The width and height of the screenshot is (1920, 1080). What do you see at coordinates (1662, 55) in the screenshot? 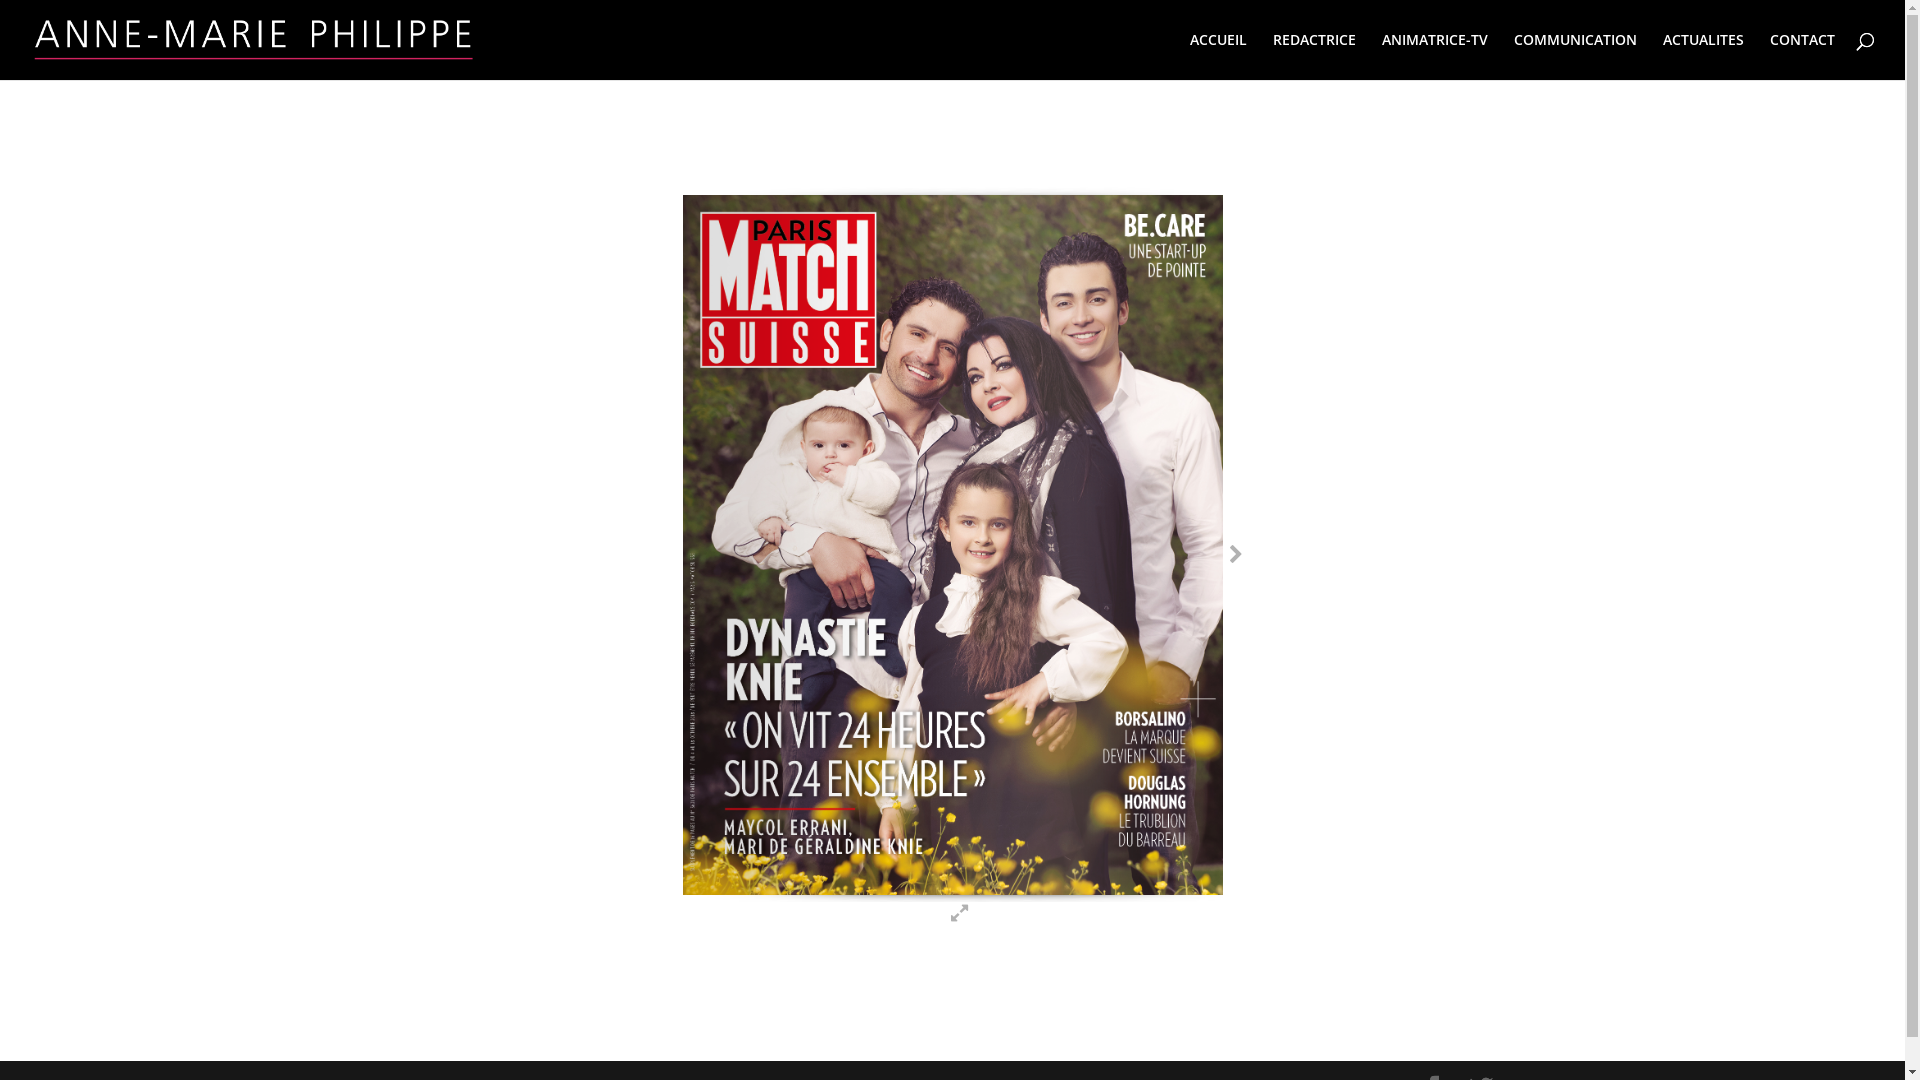
I see `'ACTUALITES'` at bounding box center [1662, 55].